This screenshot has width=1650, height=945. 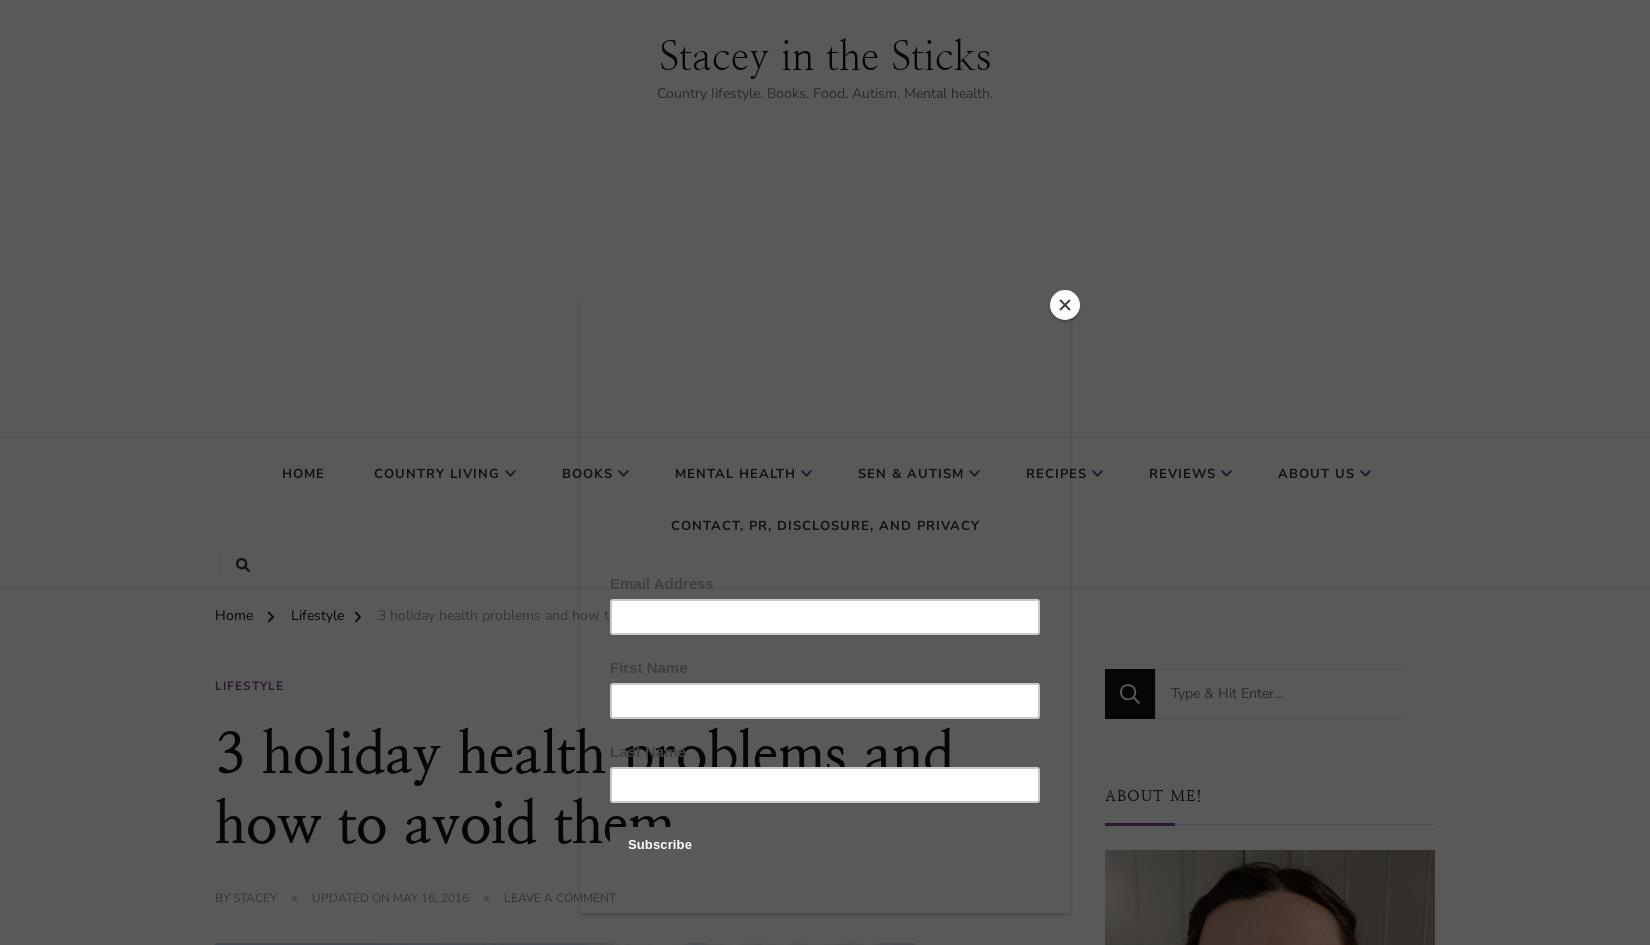 I want to click on 'Contact, PR, Disclosure, and Privacy', so click(x=823, y=524).